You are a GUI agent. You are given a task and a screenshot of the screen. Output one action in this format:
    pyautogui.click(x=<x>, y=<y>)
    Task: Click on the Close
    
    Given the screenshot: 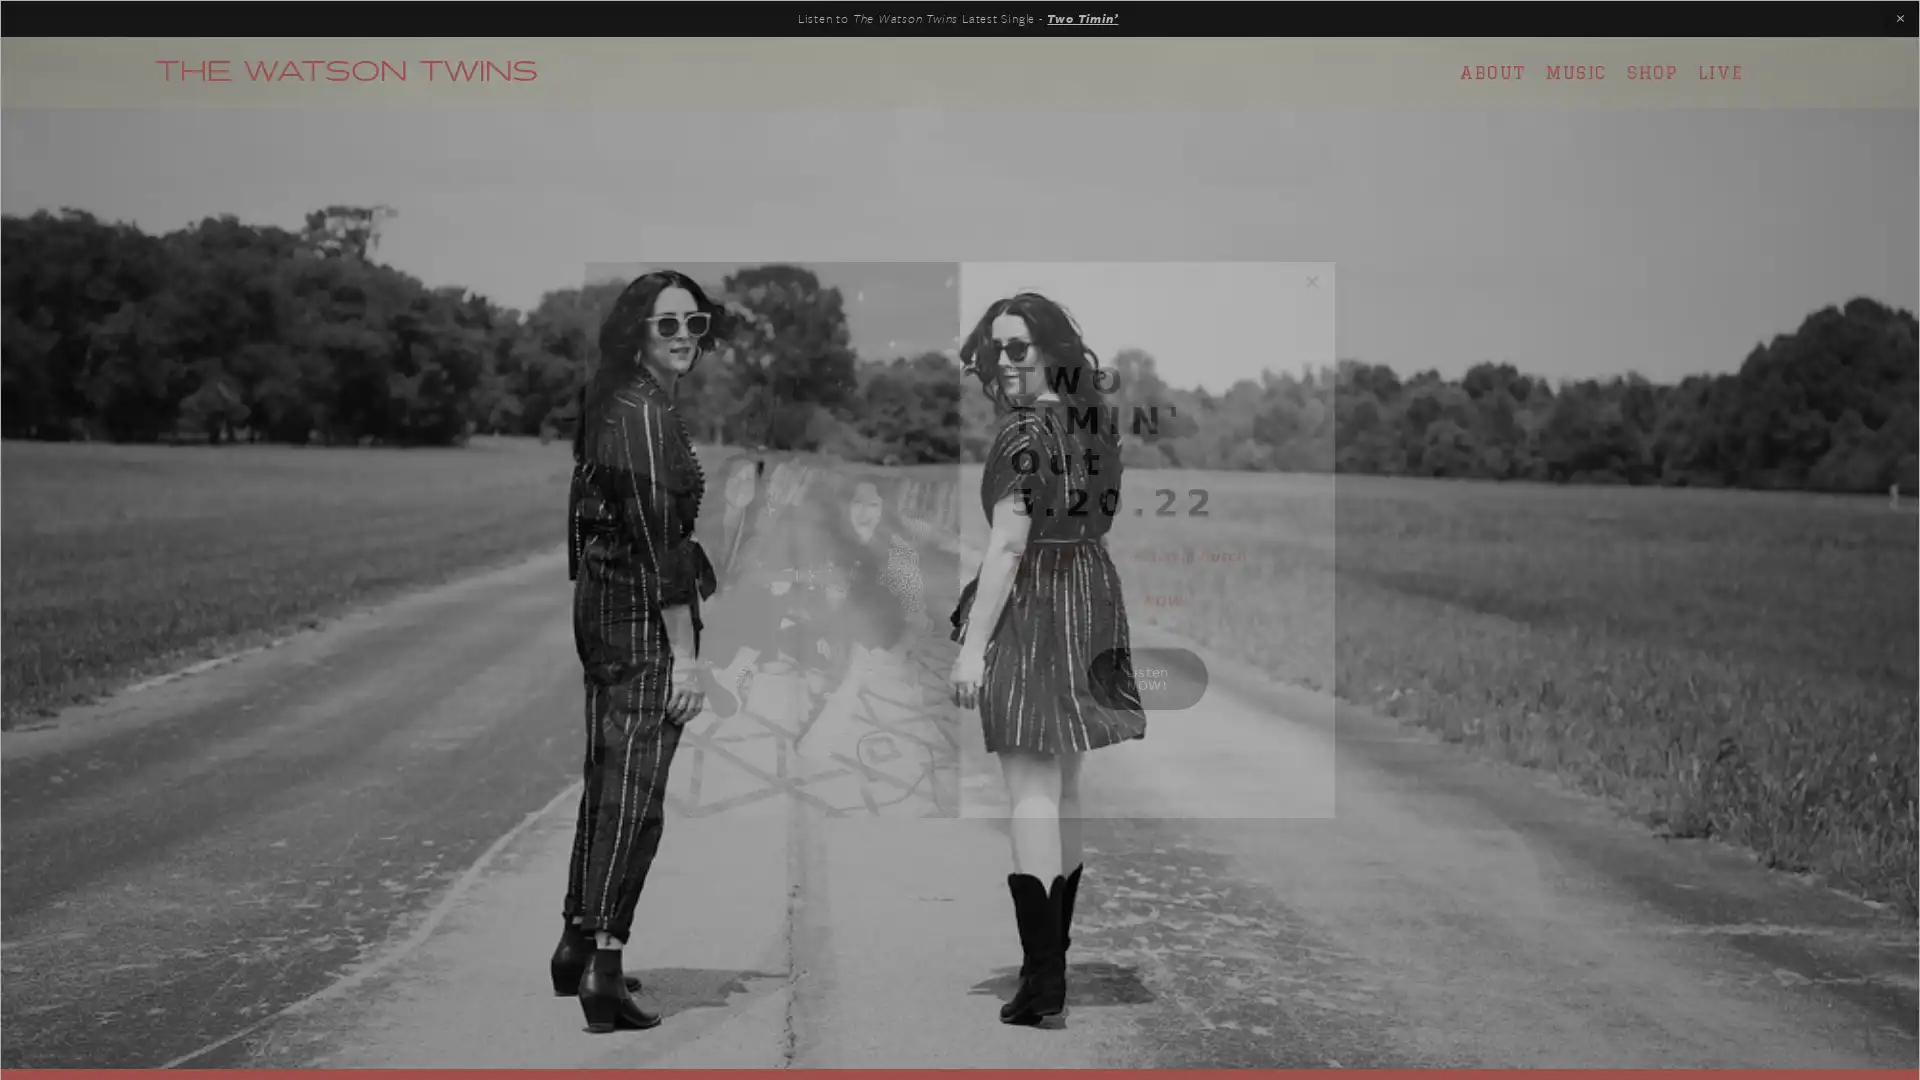 What is the action you would take?
    pyautogui.click(x=1311, y=285)
    